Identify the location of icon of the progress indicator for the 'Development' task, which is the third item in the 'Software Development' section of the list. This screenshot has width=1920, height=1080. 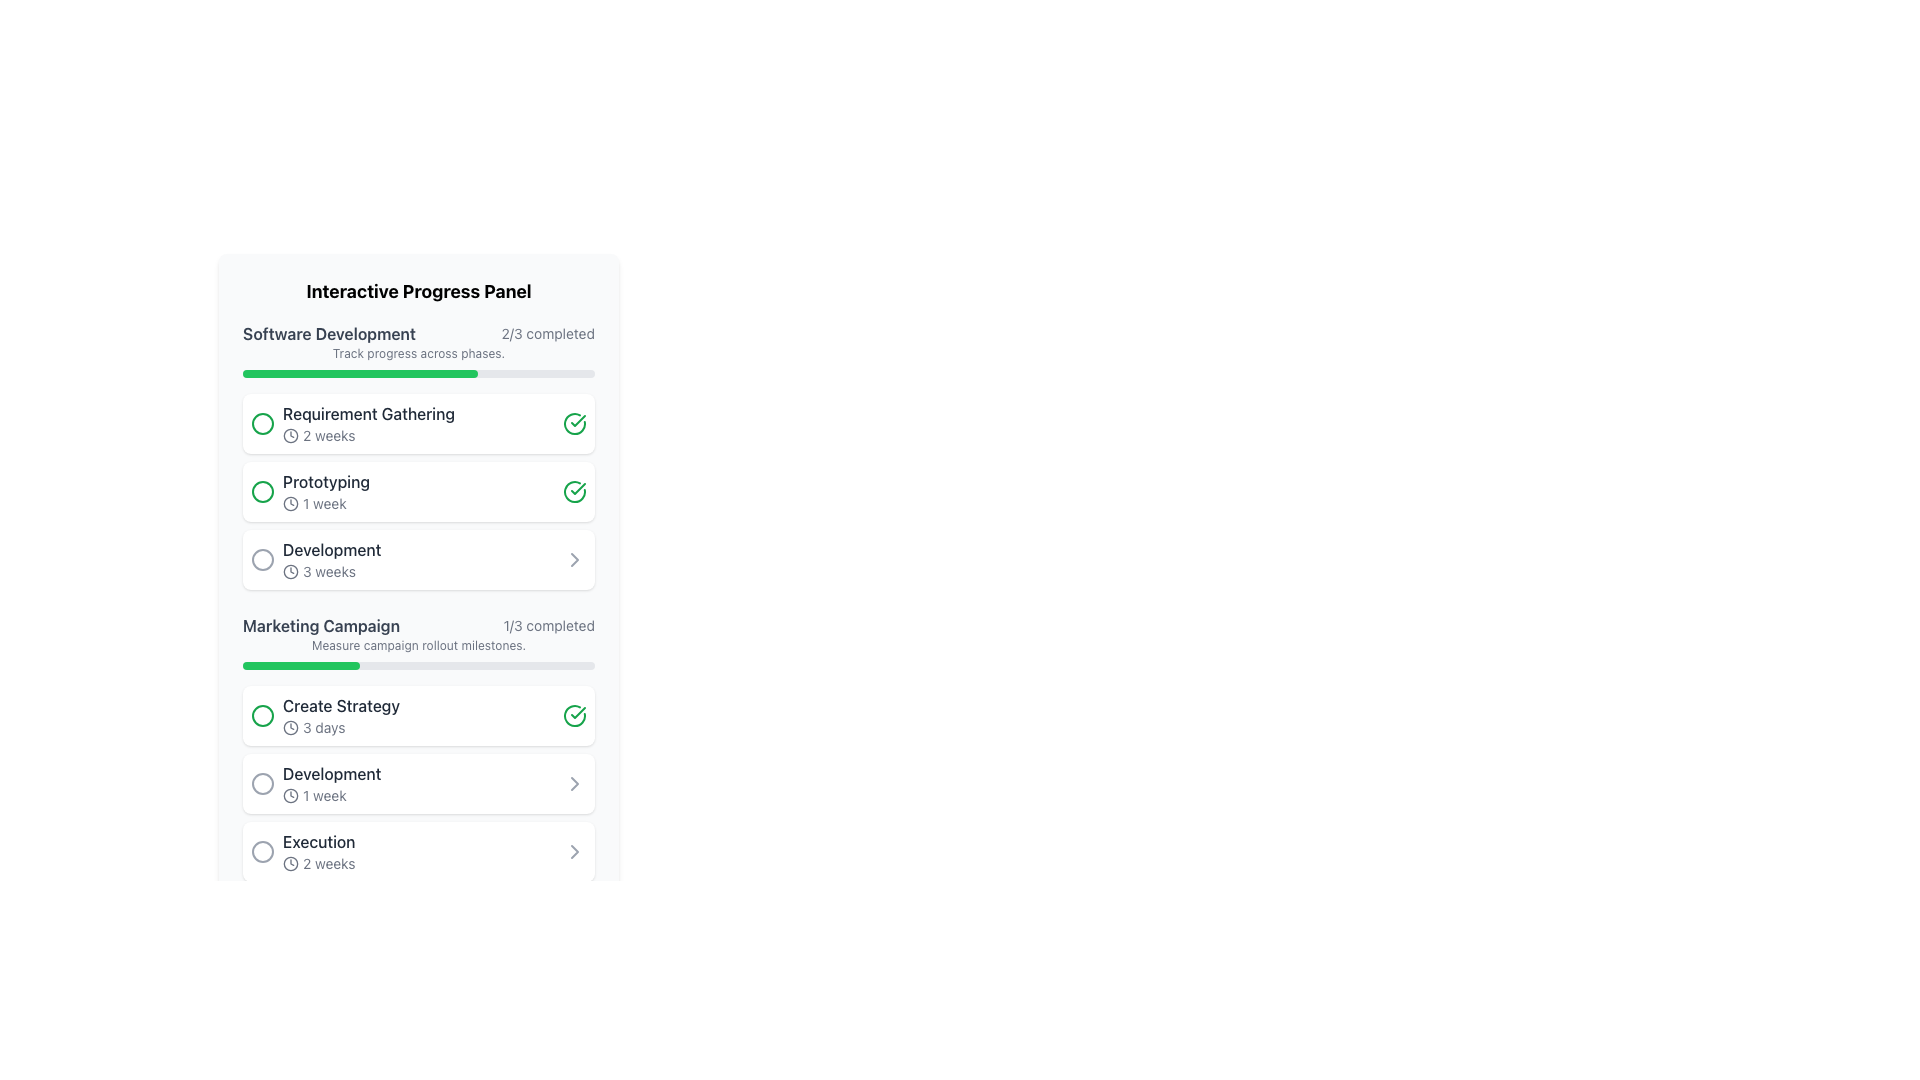
(332, 559).